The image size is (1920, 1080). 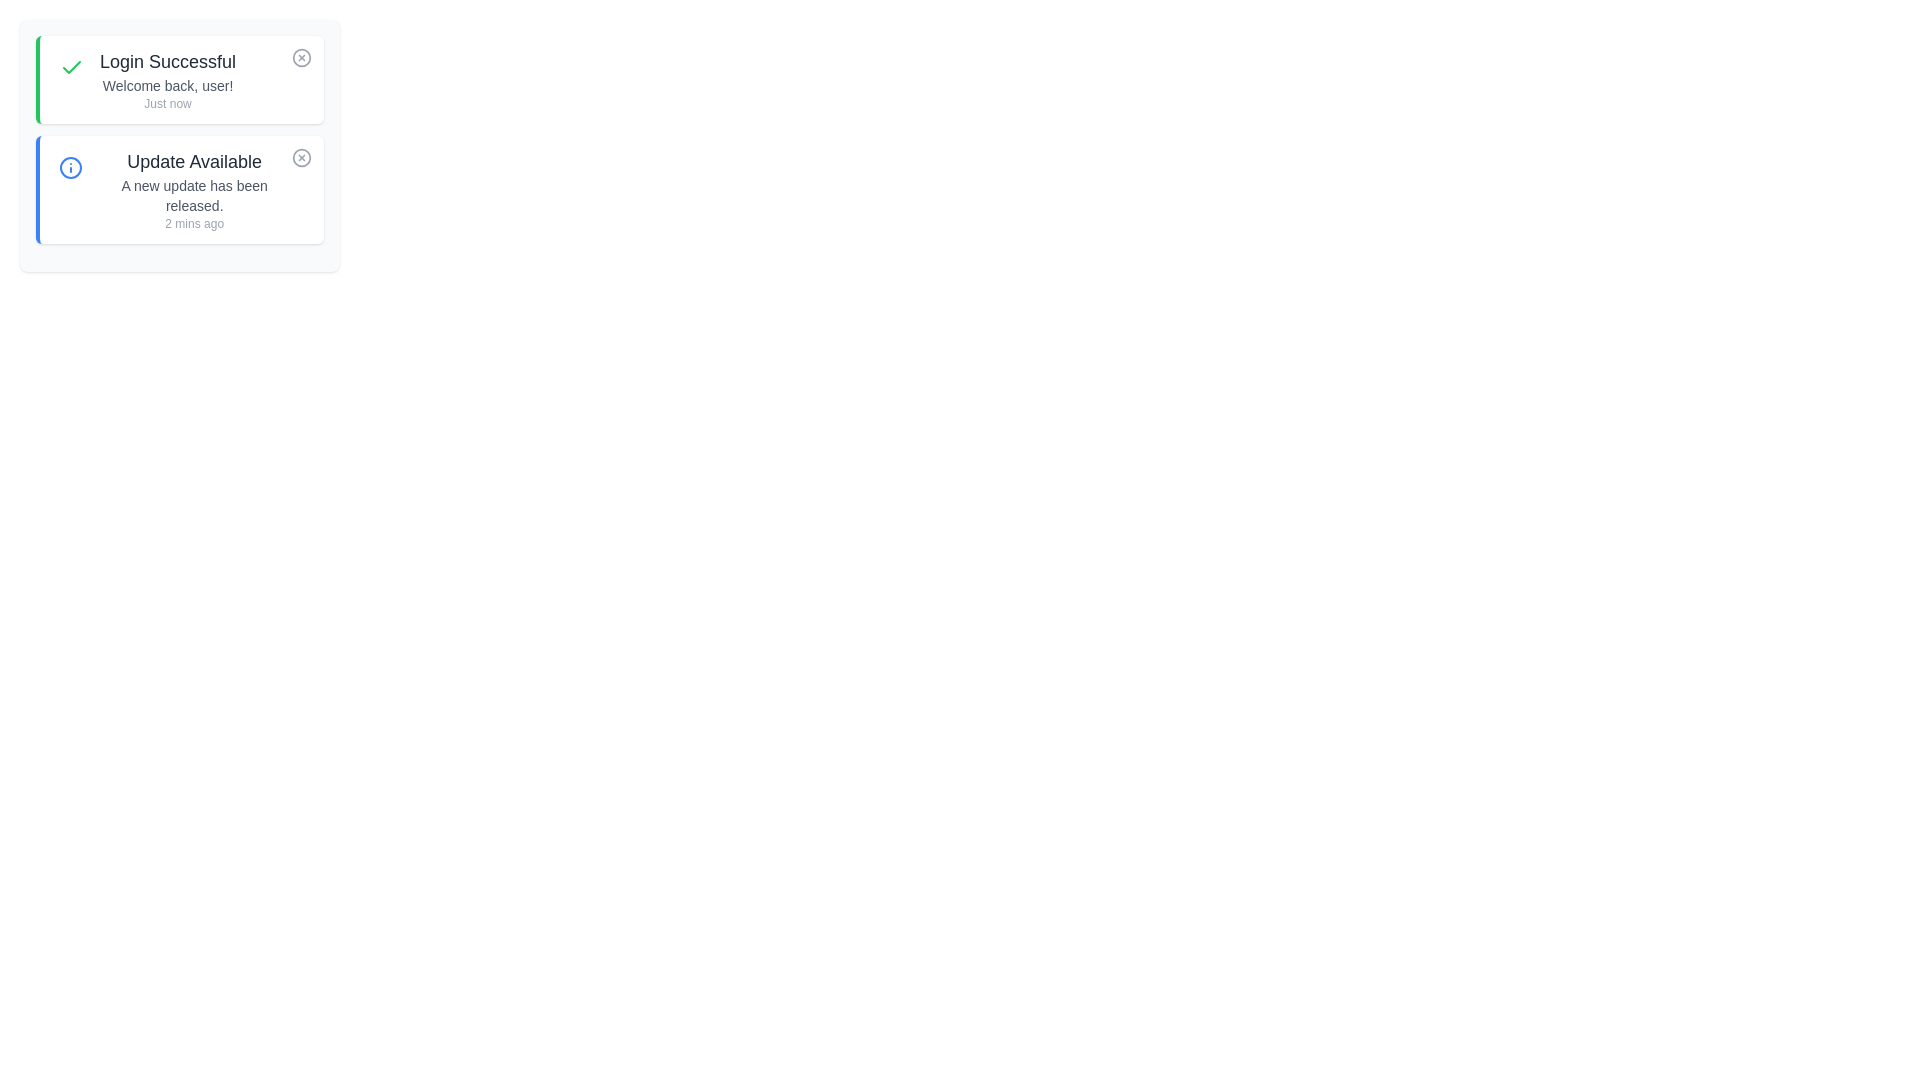 What do you see at coordinates (194, 161) in the screenshot?
I see `the Text Label that serves as the title of the 'Update Available' notification, which is located at the top of the notification card` at bounding box center [194, 161].